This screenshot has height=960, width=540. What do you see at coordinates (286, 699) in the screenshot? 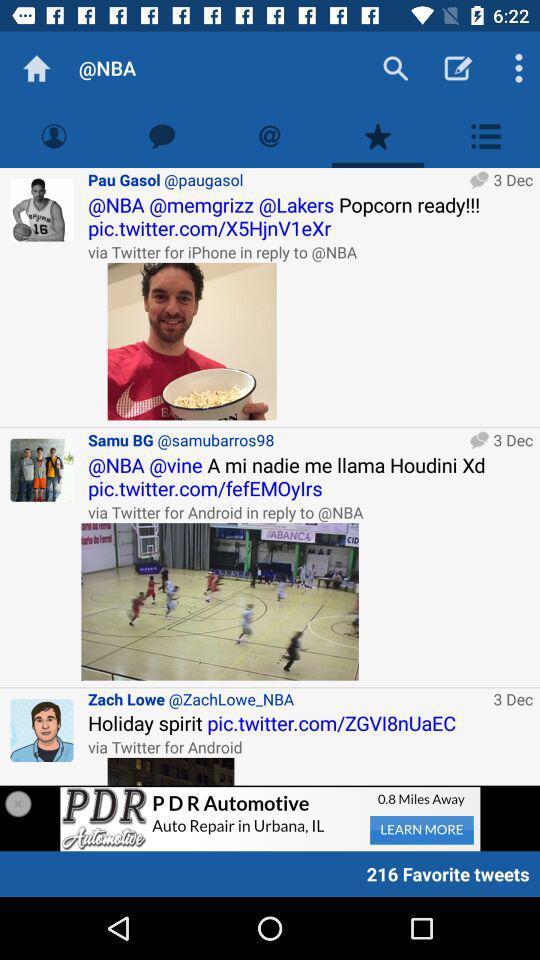
I see `icon above the holiday spirit pic` at bounding box center [286, 699].